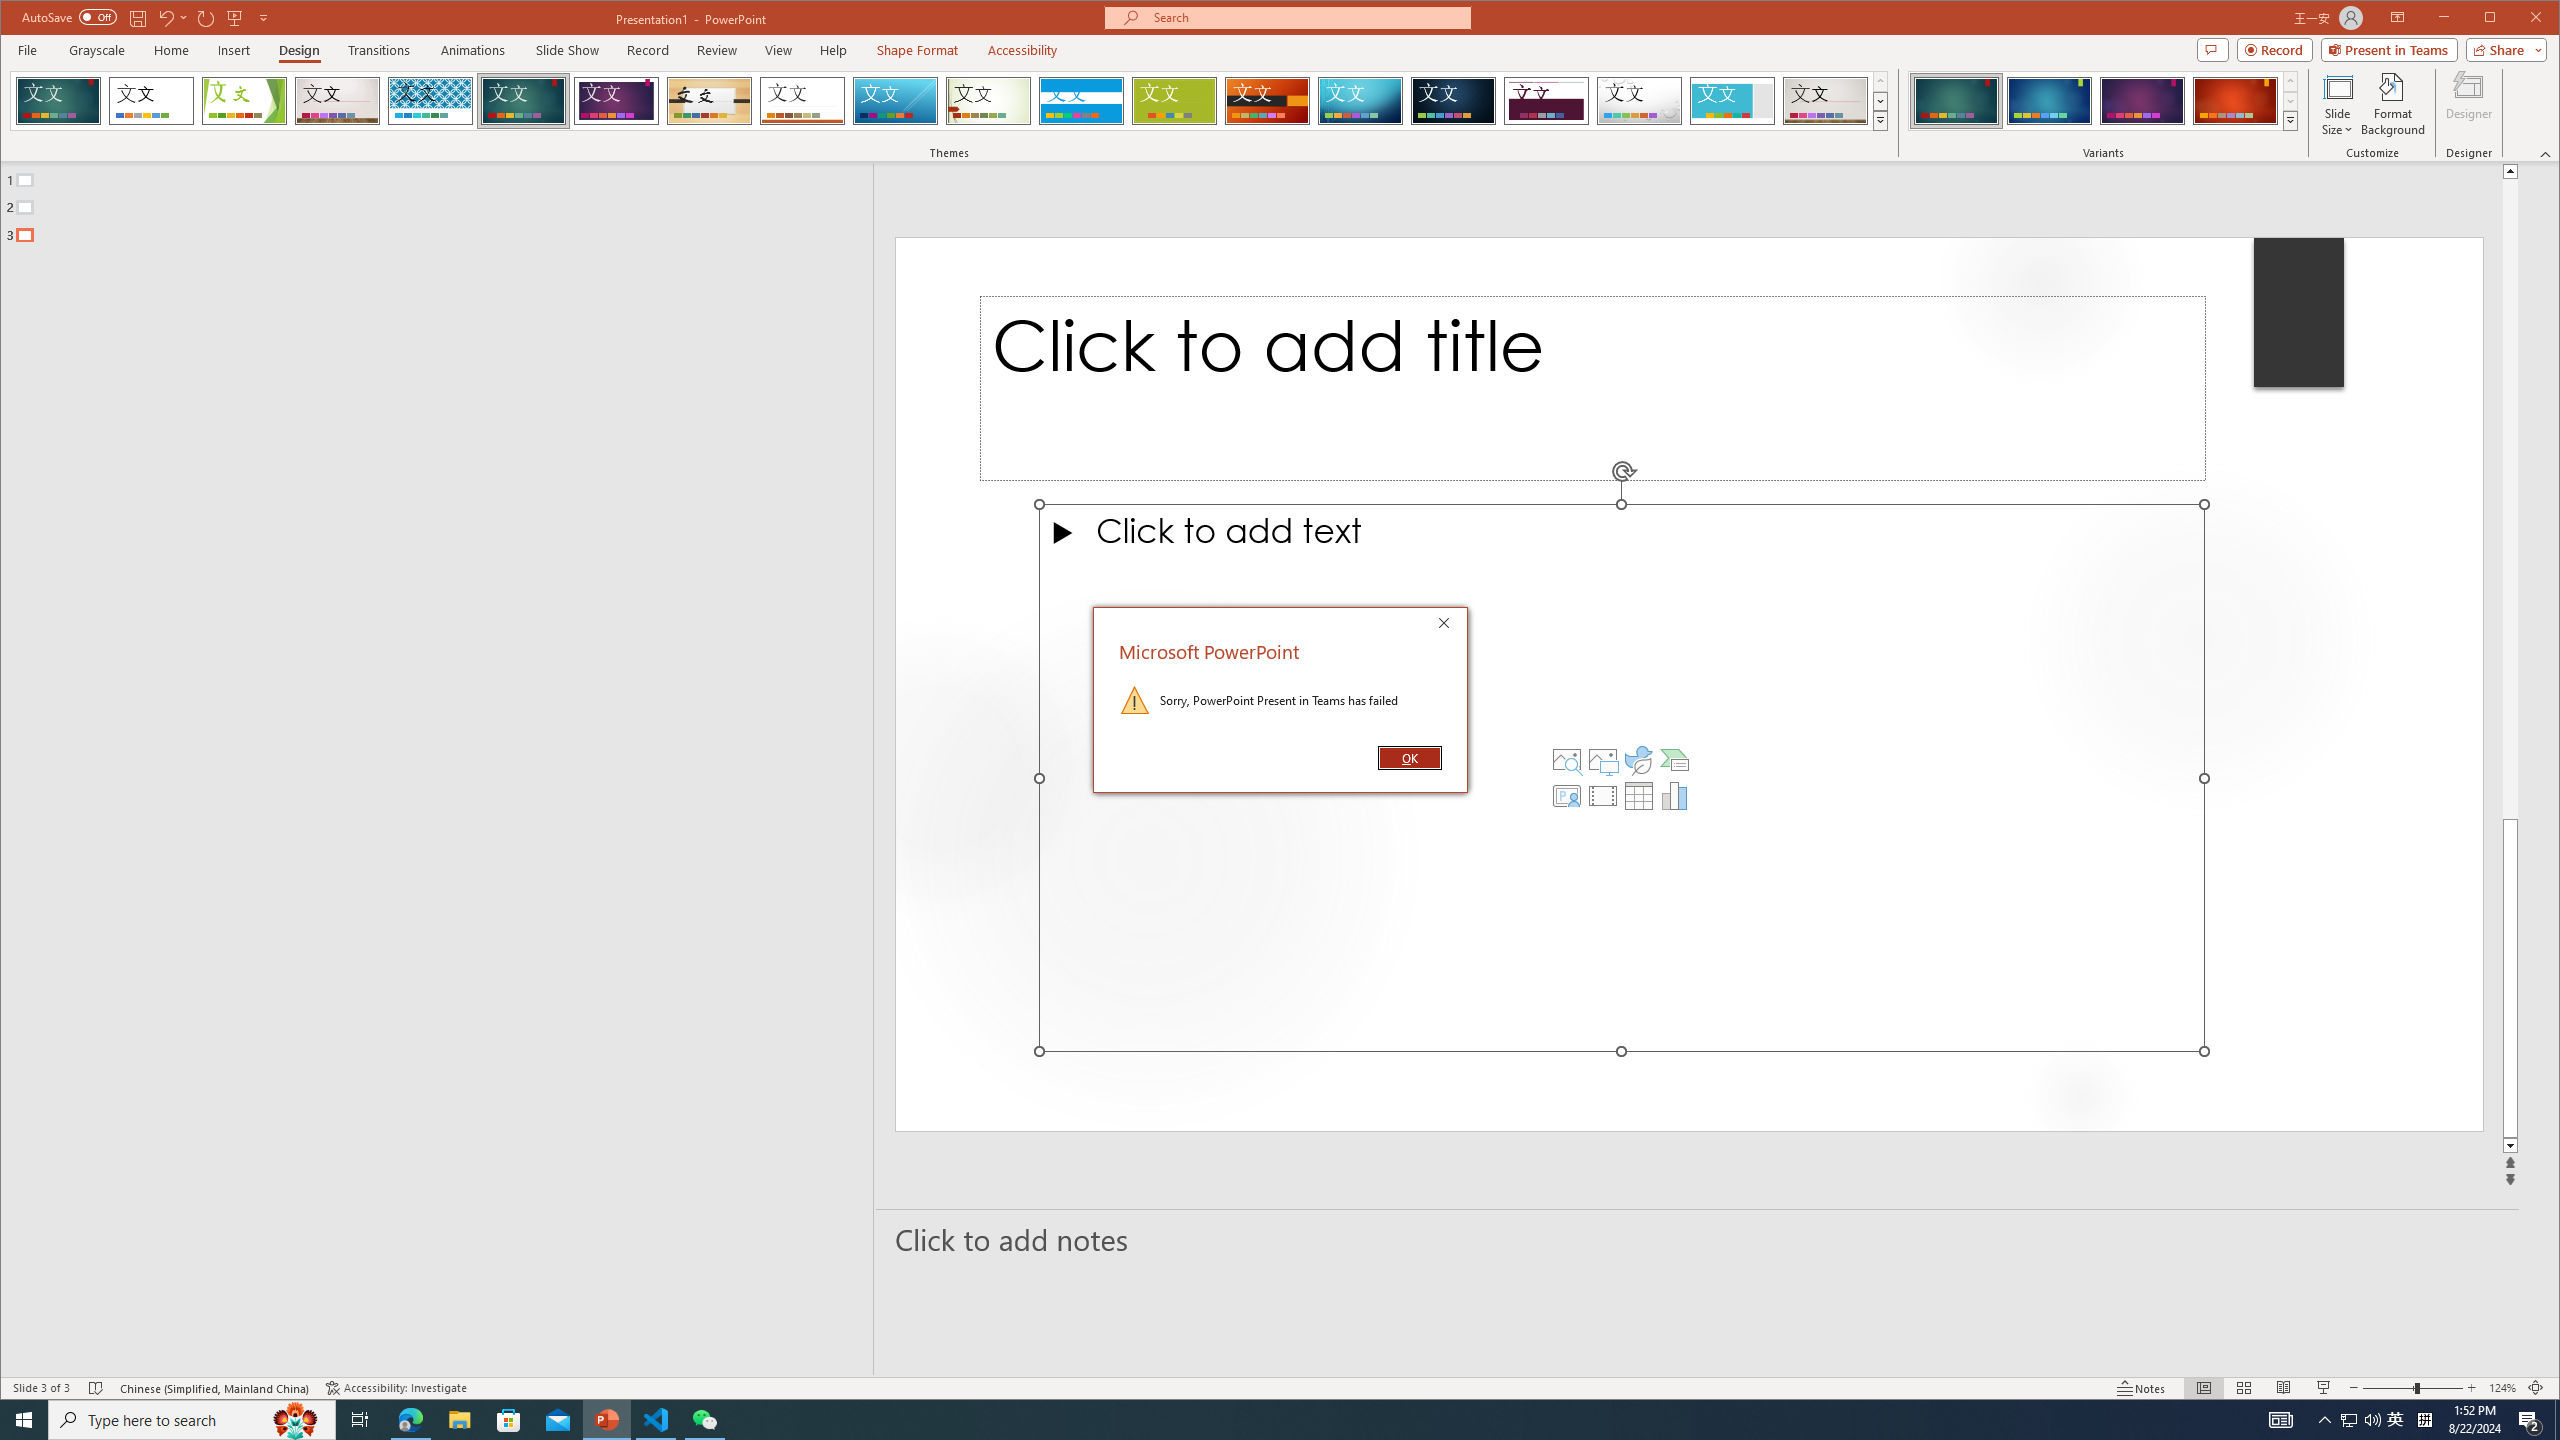 The width and height of the screenshot is (2560, 1440). Describe the element at coordinates (896, 100) in the screenshot. I see `'Slice'` at that location.